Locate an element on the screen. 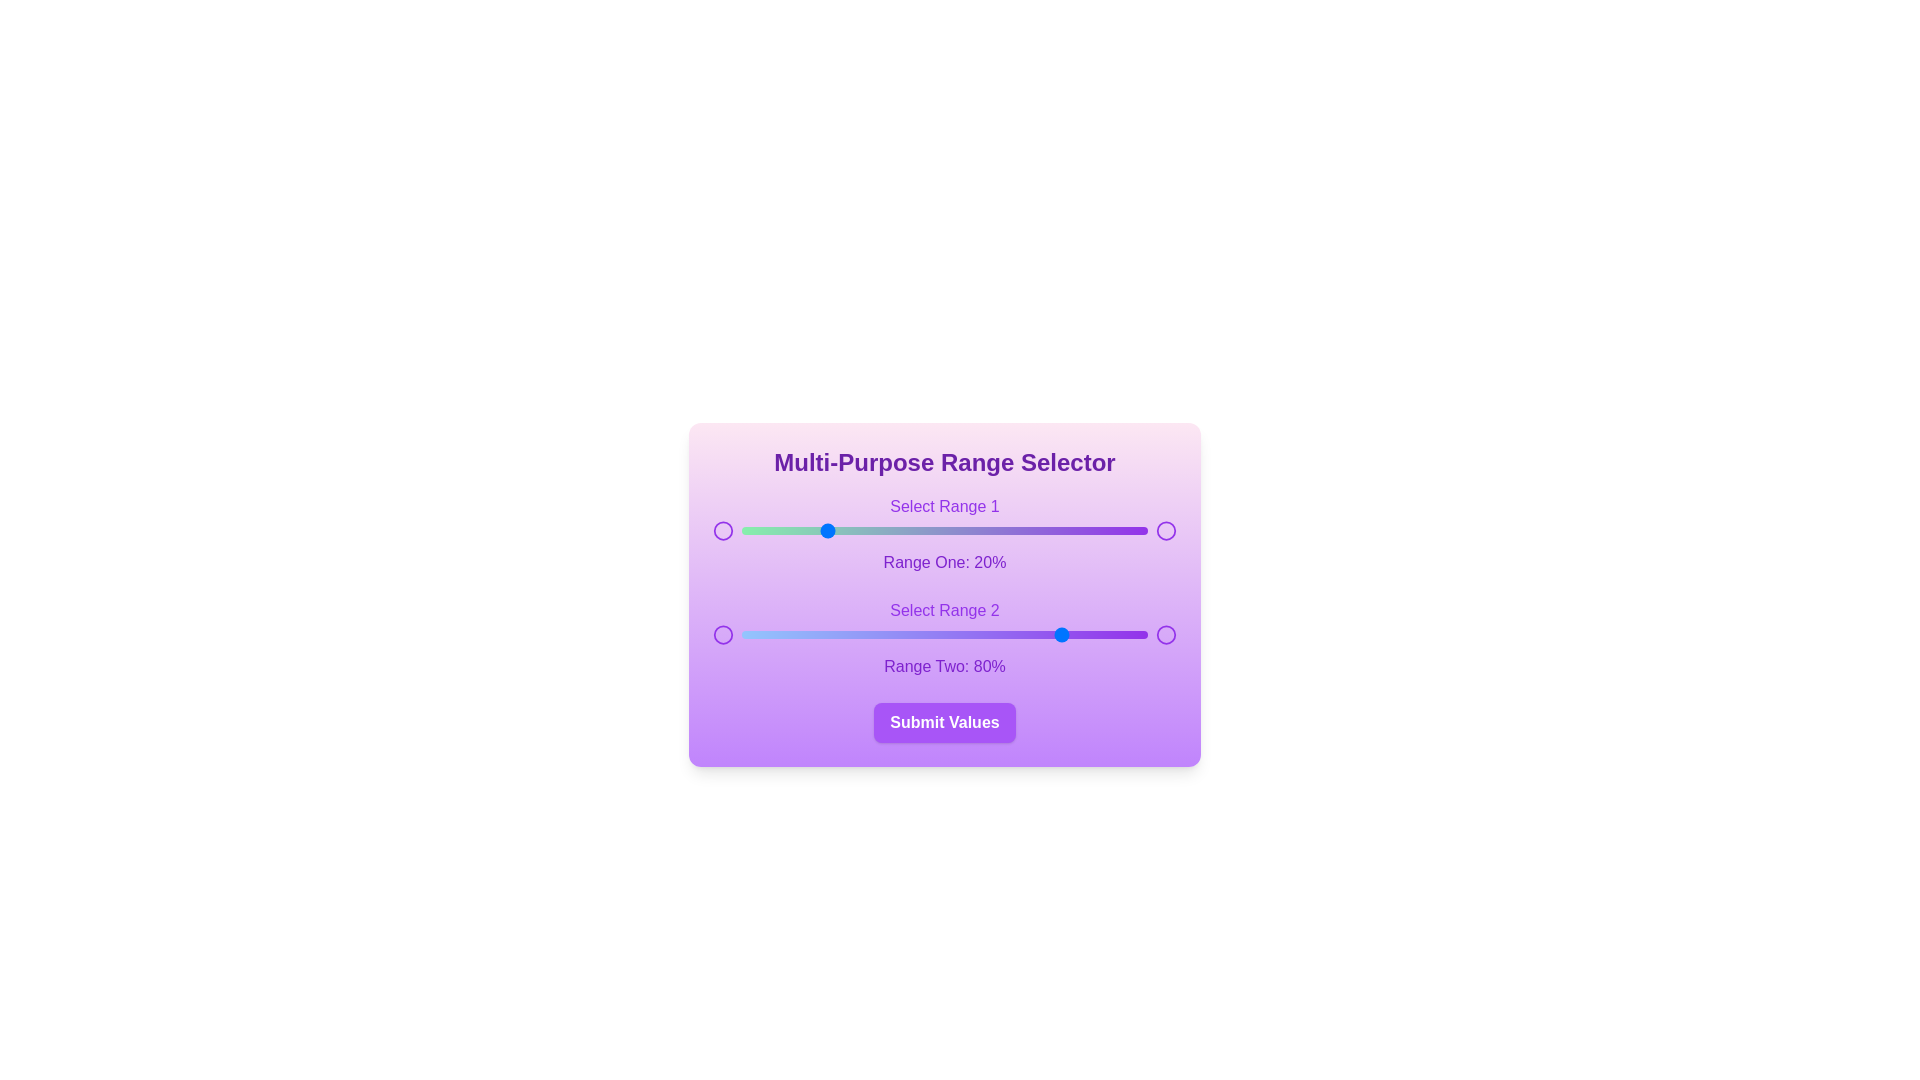  the second range slider to 90% is located at coordinates (1106, 635).